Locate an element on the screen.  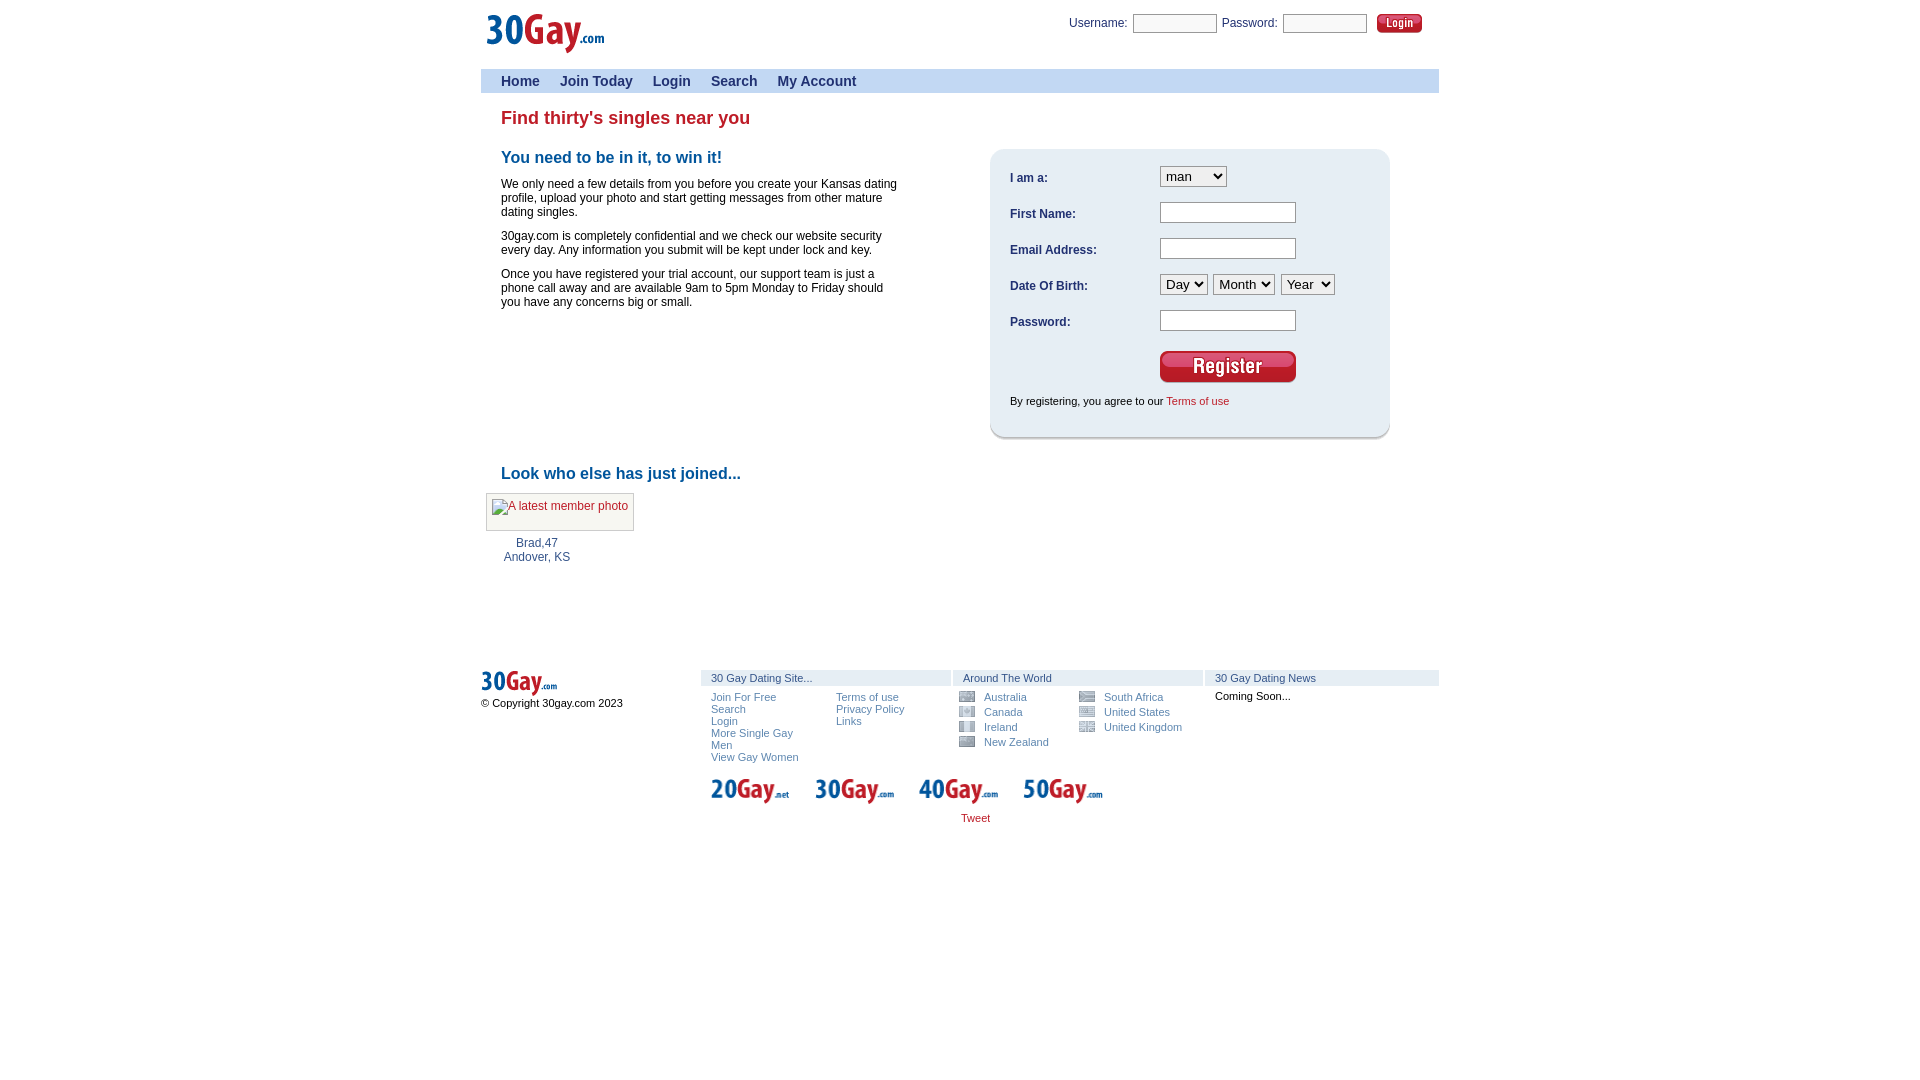
'Login' is located at coordinates (1376, 23).